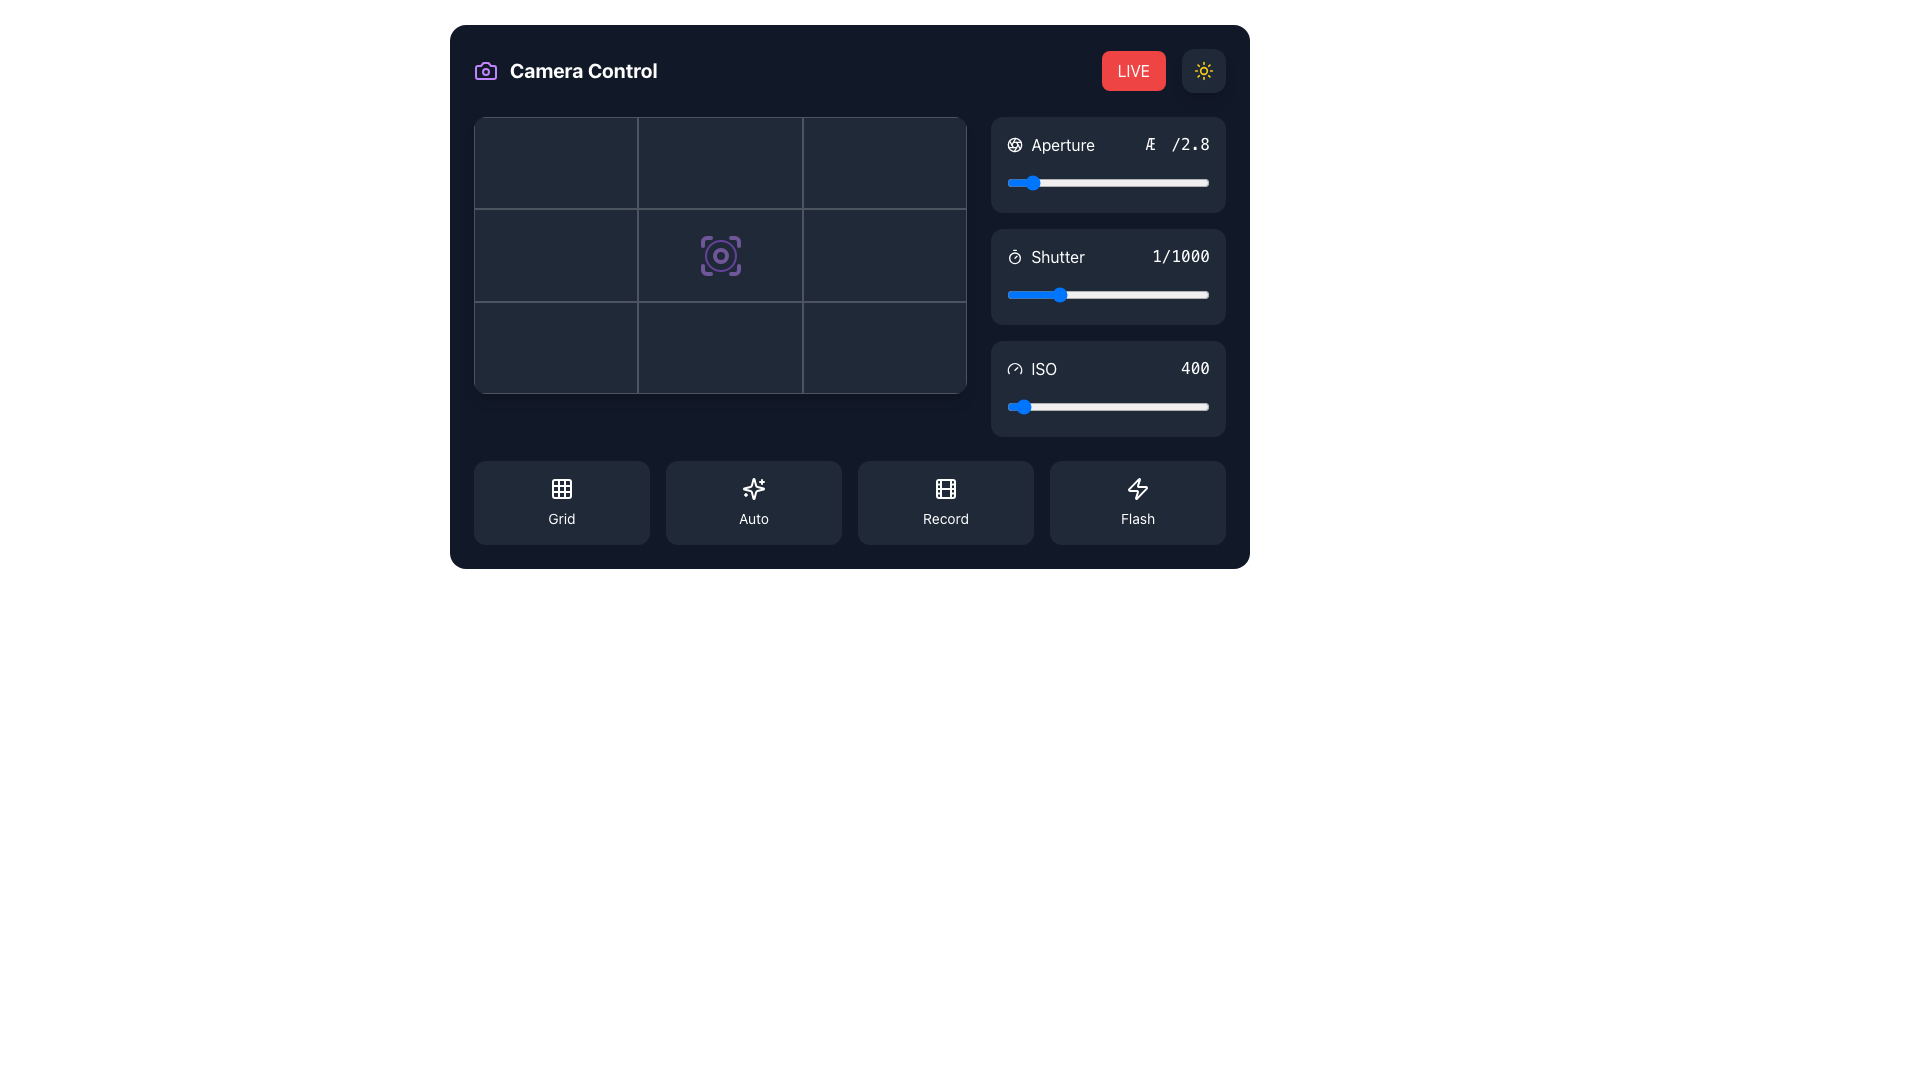 The height and width of the screenshot is (1080, 1920). I want to click on the shutter speed, so click(1081, 294).